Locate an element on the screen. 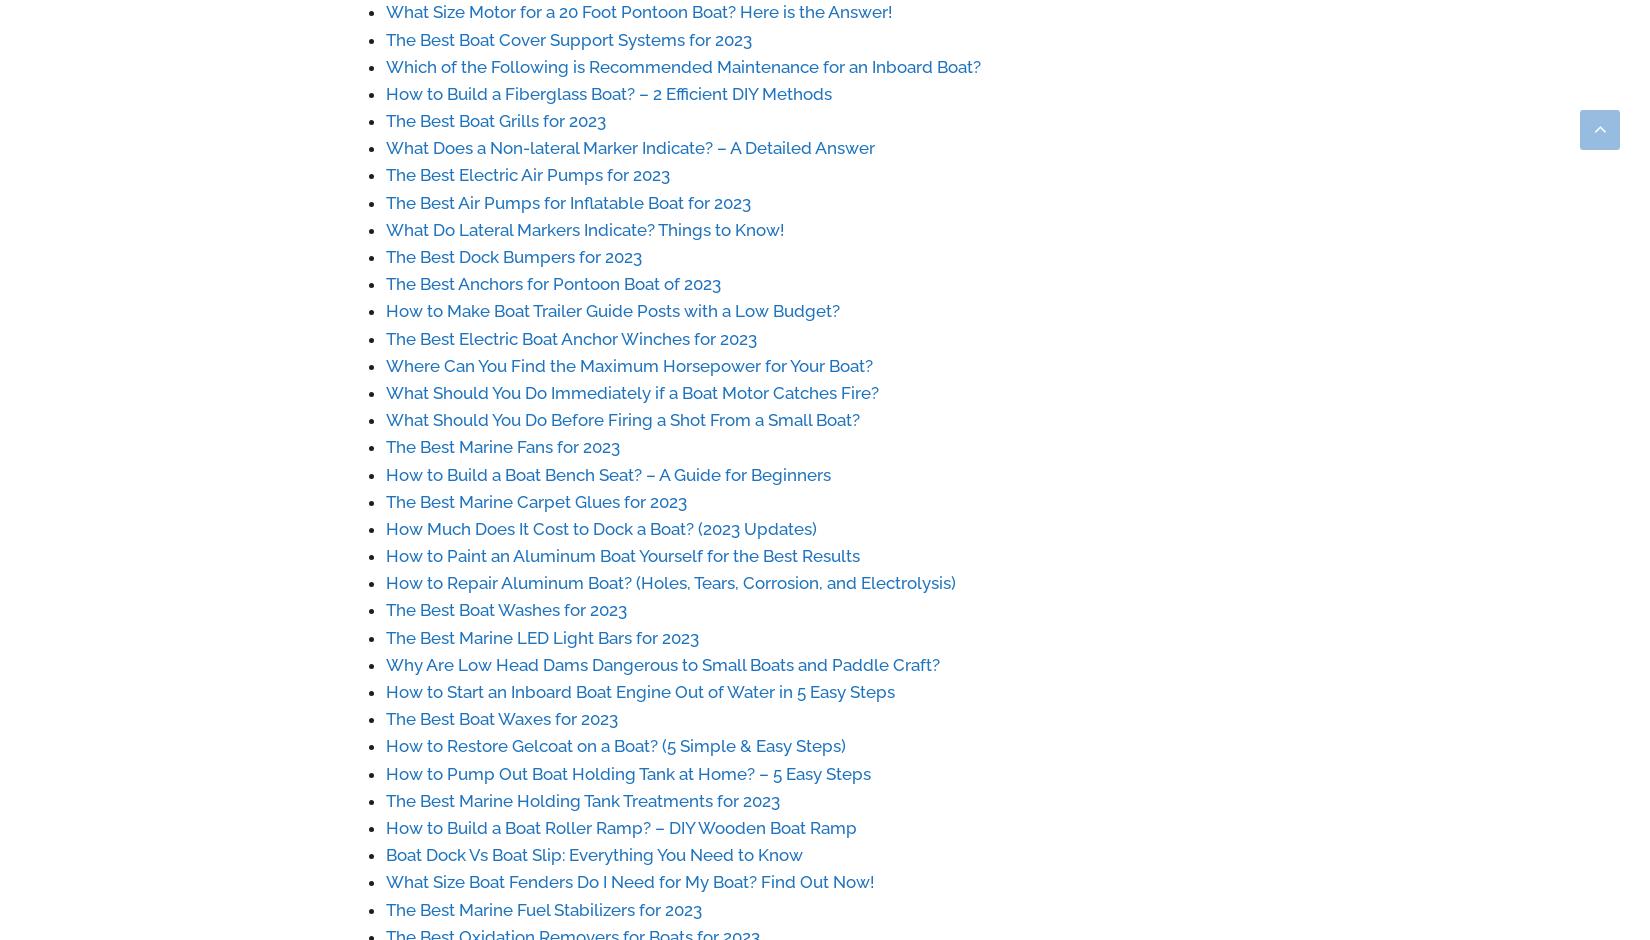 The width and height of the screenshot is (1650, 940). 'The Best Marine Carpet Glues for 2023' is located at coordinates (385, 501).